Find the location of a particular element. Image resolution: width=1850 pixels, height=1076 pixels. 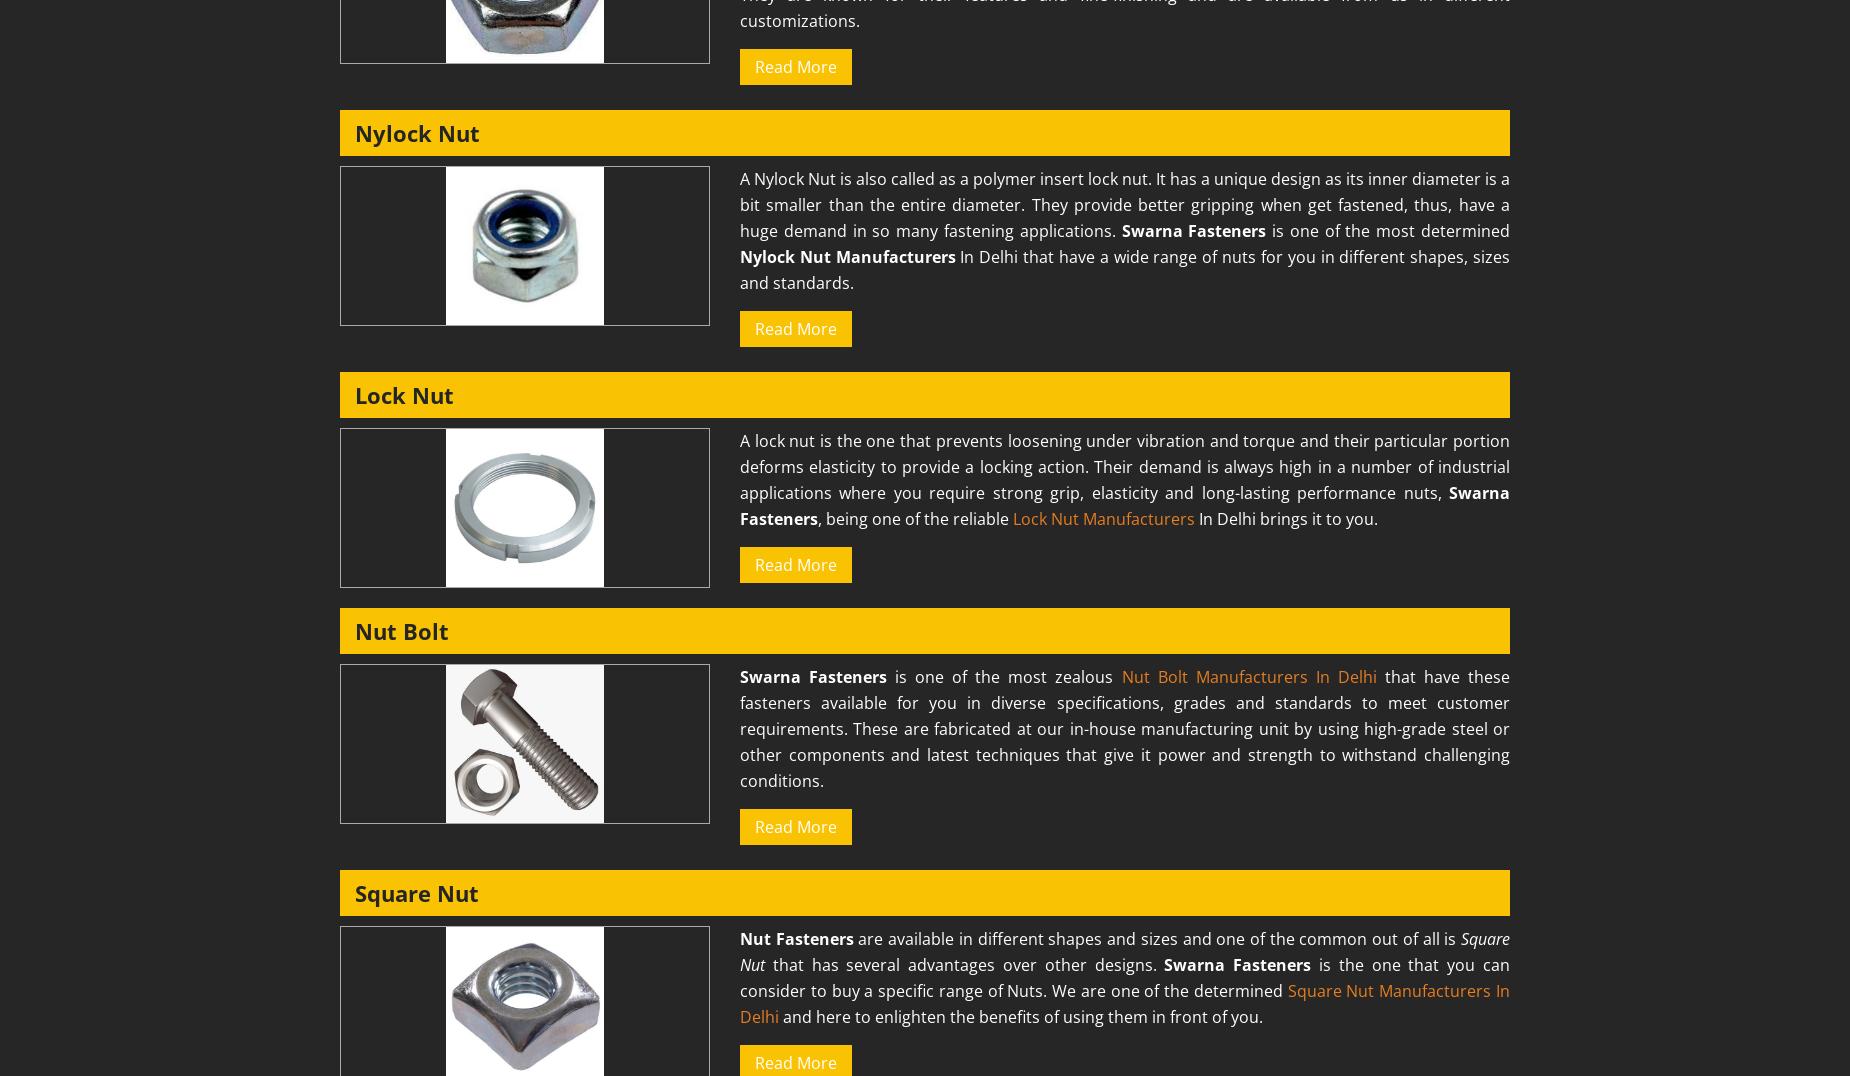

'A lock nut is the one that prevents loosening under vibration and torque and their particular portion deforms elasticity to provide a locking action. Their demand is always high in a number of industrial applications where you require strong grip, elasticity and long-lasting performance nuts,' is located at coordinates (740, 465).